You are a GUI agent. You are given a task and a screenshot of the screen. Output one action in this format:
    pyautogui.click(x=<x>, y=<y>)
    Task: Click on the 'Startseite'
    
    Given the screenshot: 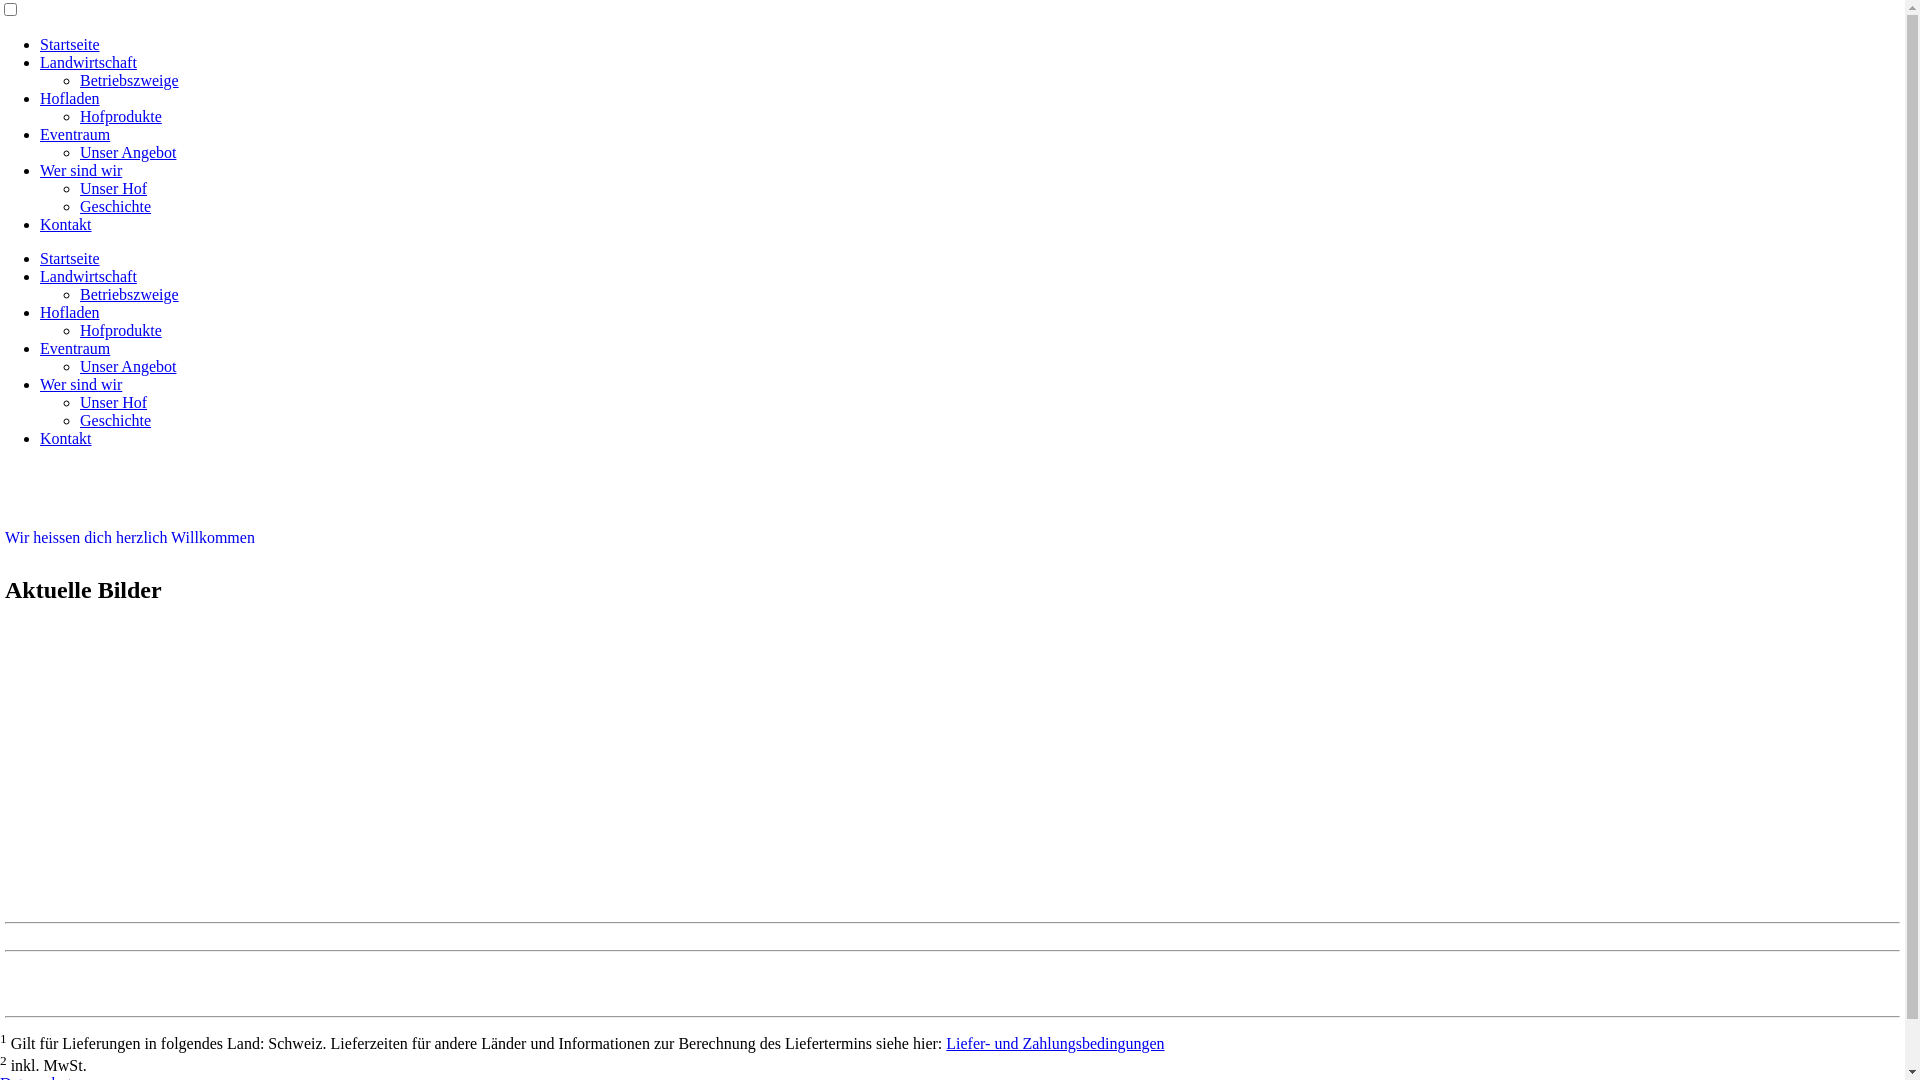 What is the action you would take?
    pyautogui.click(x=39, y=44)
    